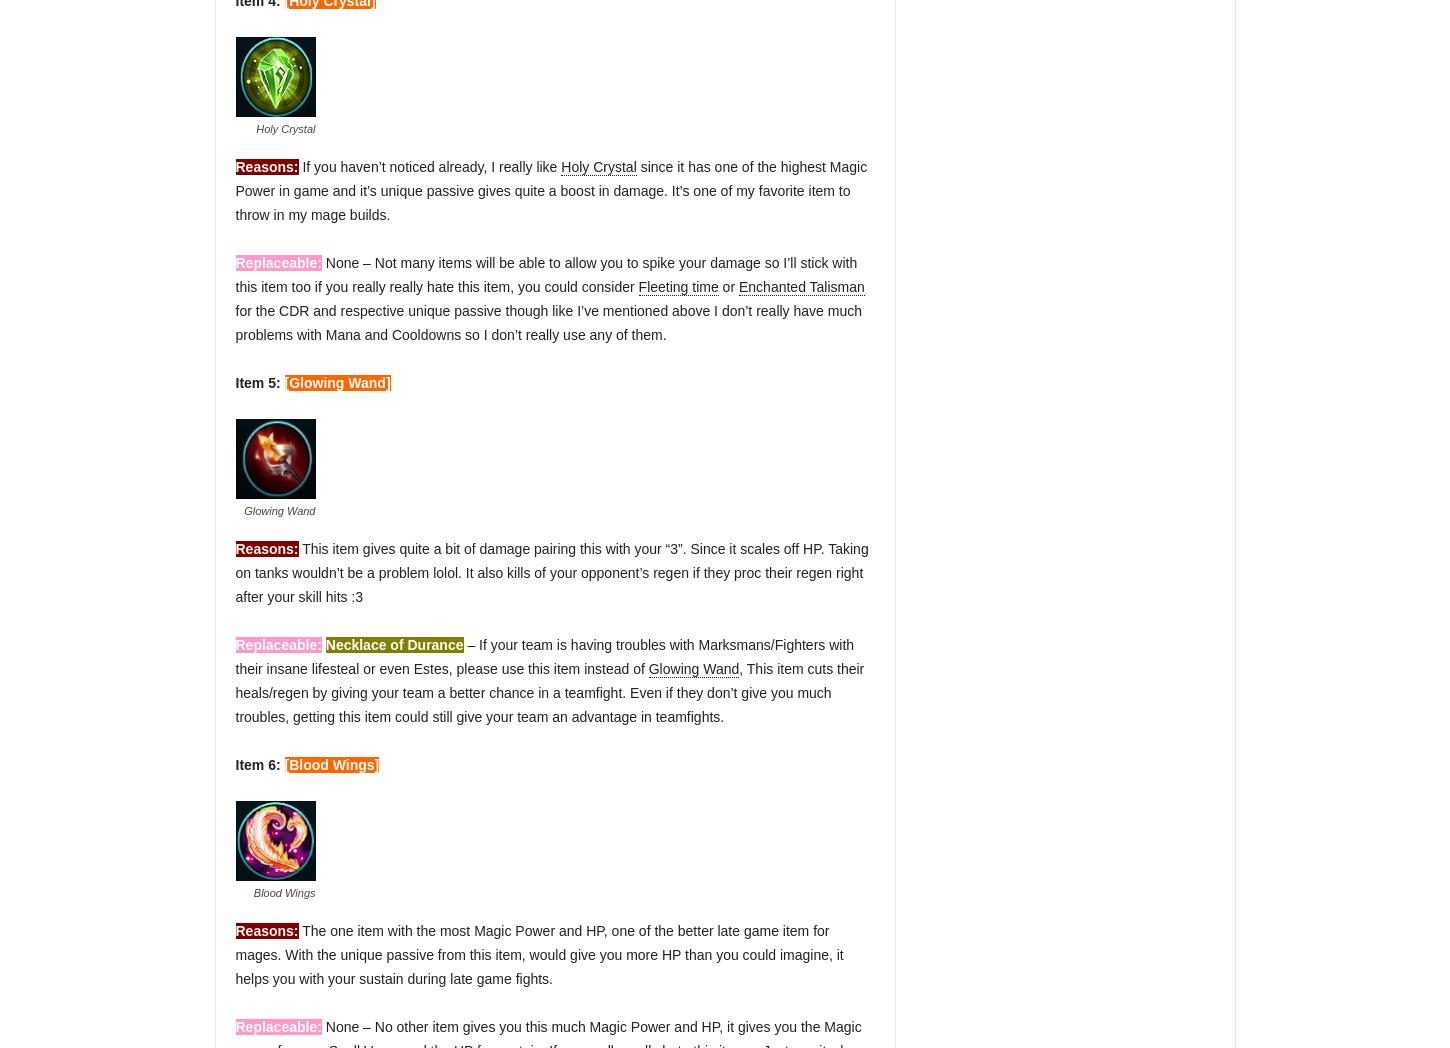 The width and height of the screenshot is (1450, 1048). What do you see at coordinates (551, 190) in the screenshot?
I see `'since it has one of the highest Magic Power in game and it’s unique passive gives quite a boost in damage. It’s one of my favorite item to throw in my mage builds.'` at bounding box center [551, 190].